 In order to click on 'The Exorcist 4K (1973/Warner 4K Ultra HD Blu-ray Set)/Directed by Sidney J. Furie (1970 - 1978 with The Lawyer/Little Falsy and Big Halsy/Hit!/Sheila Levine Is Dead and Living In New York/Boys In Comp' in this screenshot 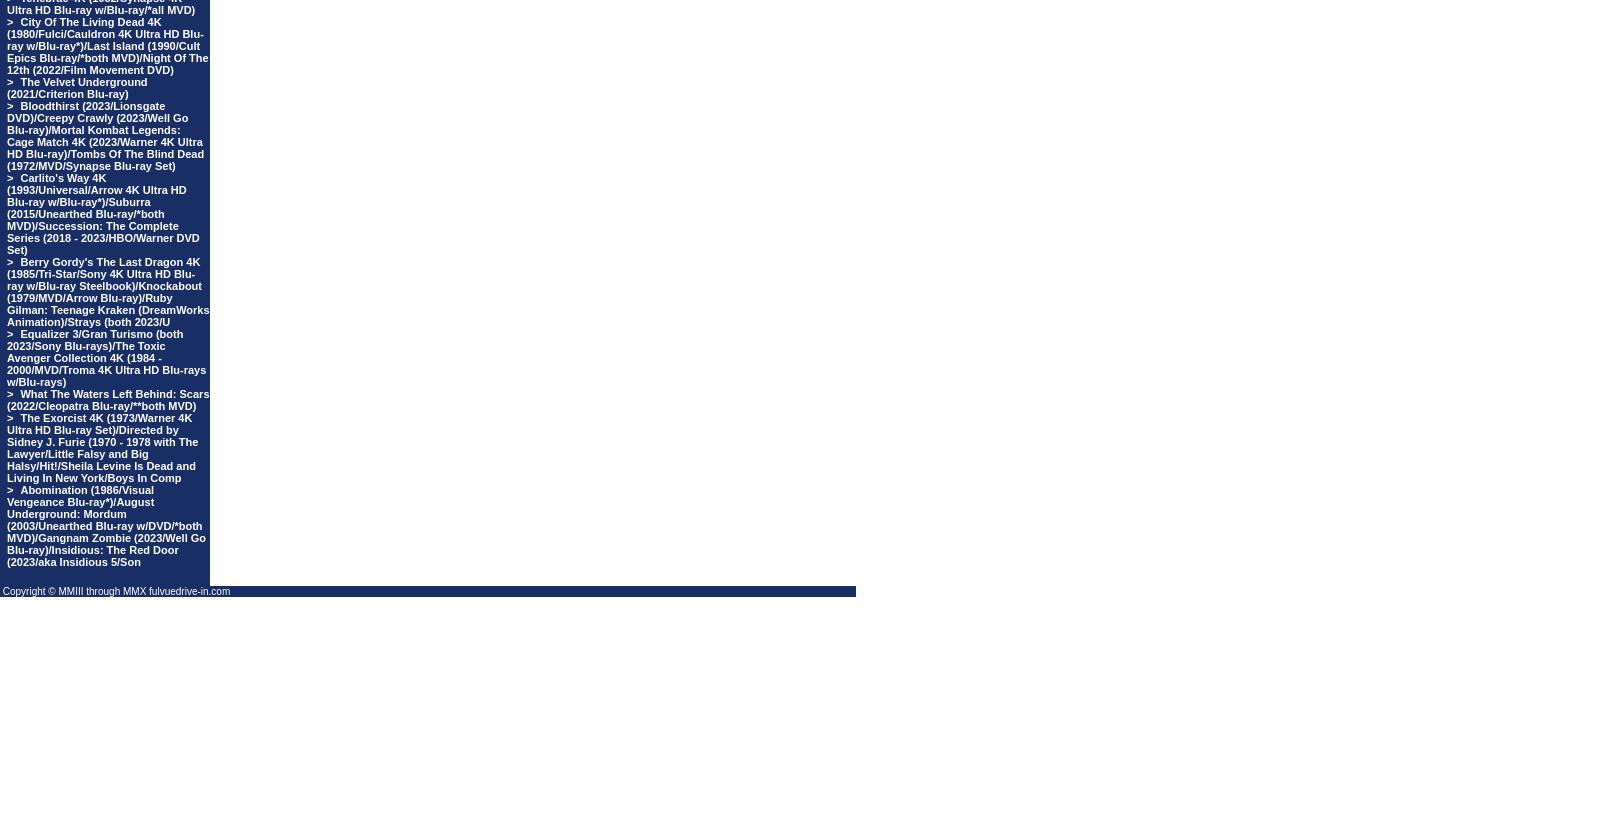, I will do `click(102, 446)`.